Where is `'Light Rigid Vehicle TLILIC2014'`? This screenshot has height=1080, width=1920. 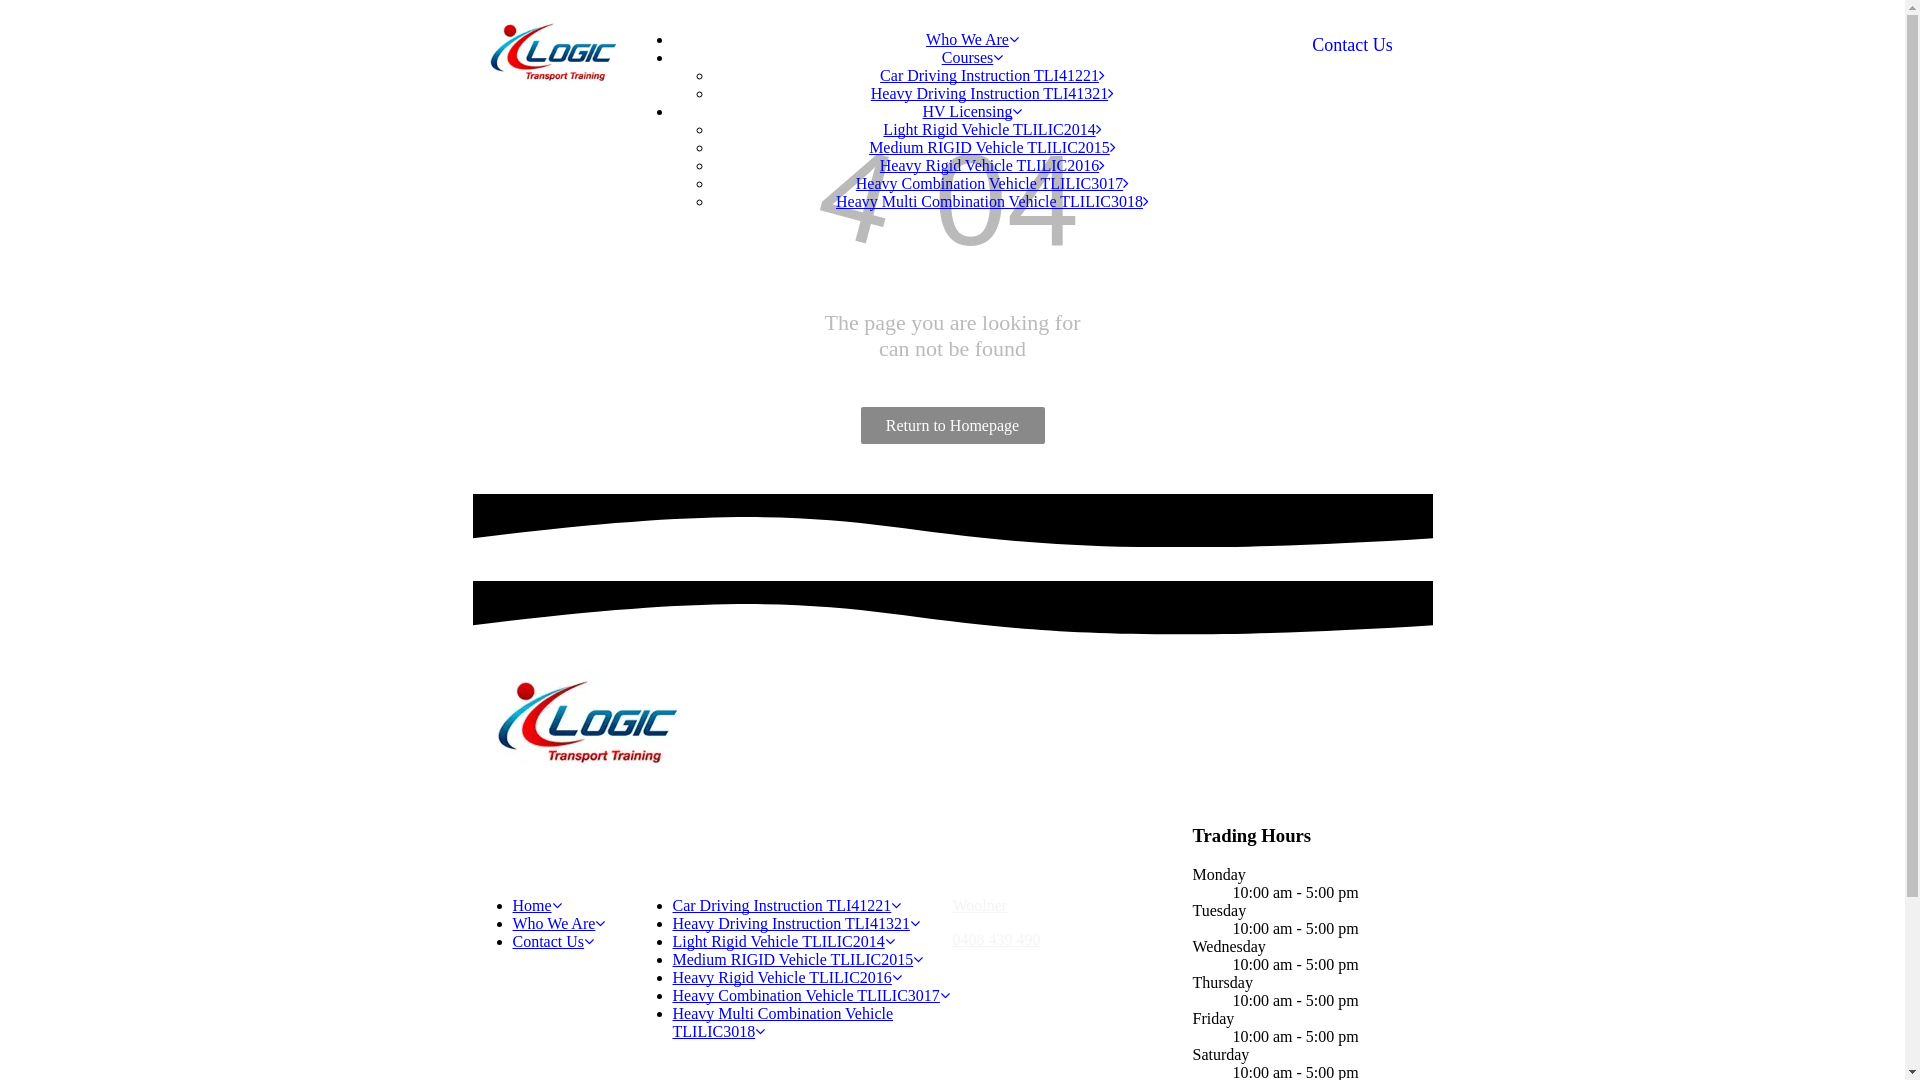
'Light Rigid Vehicle TLILIC2014' is located at coordinates (781, 941).